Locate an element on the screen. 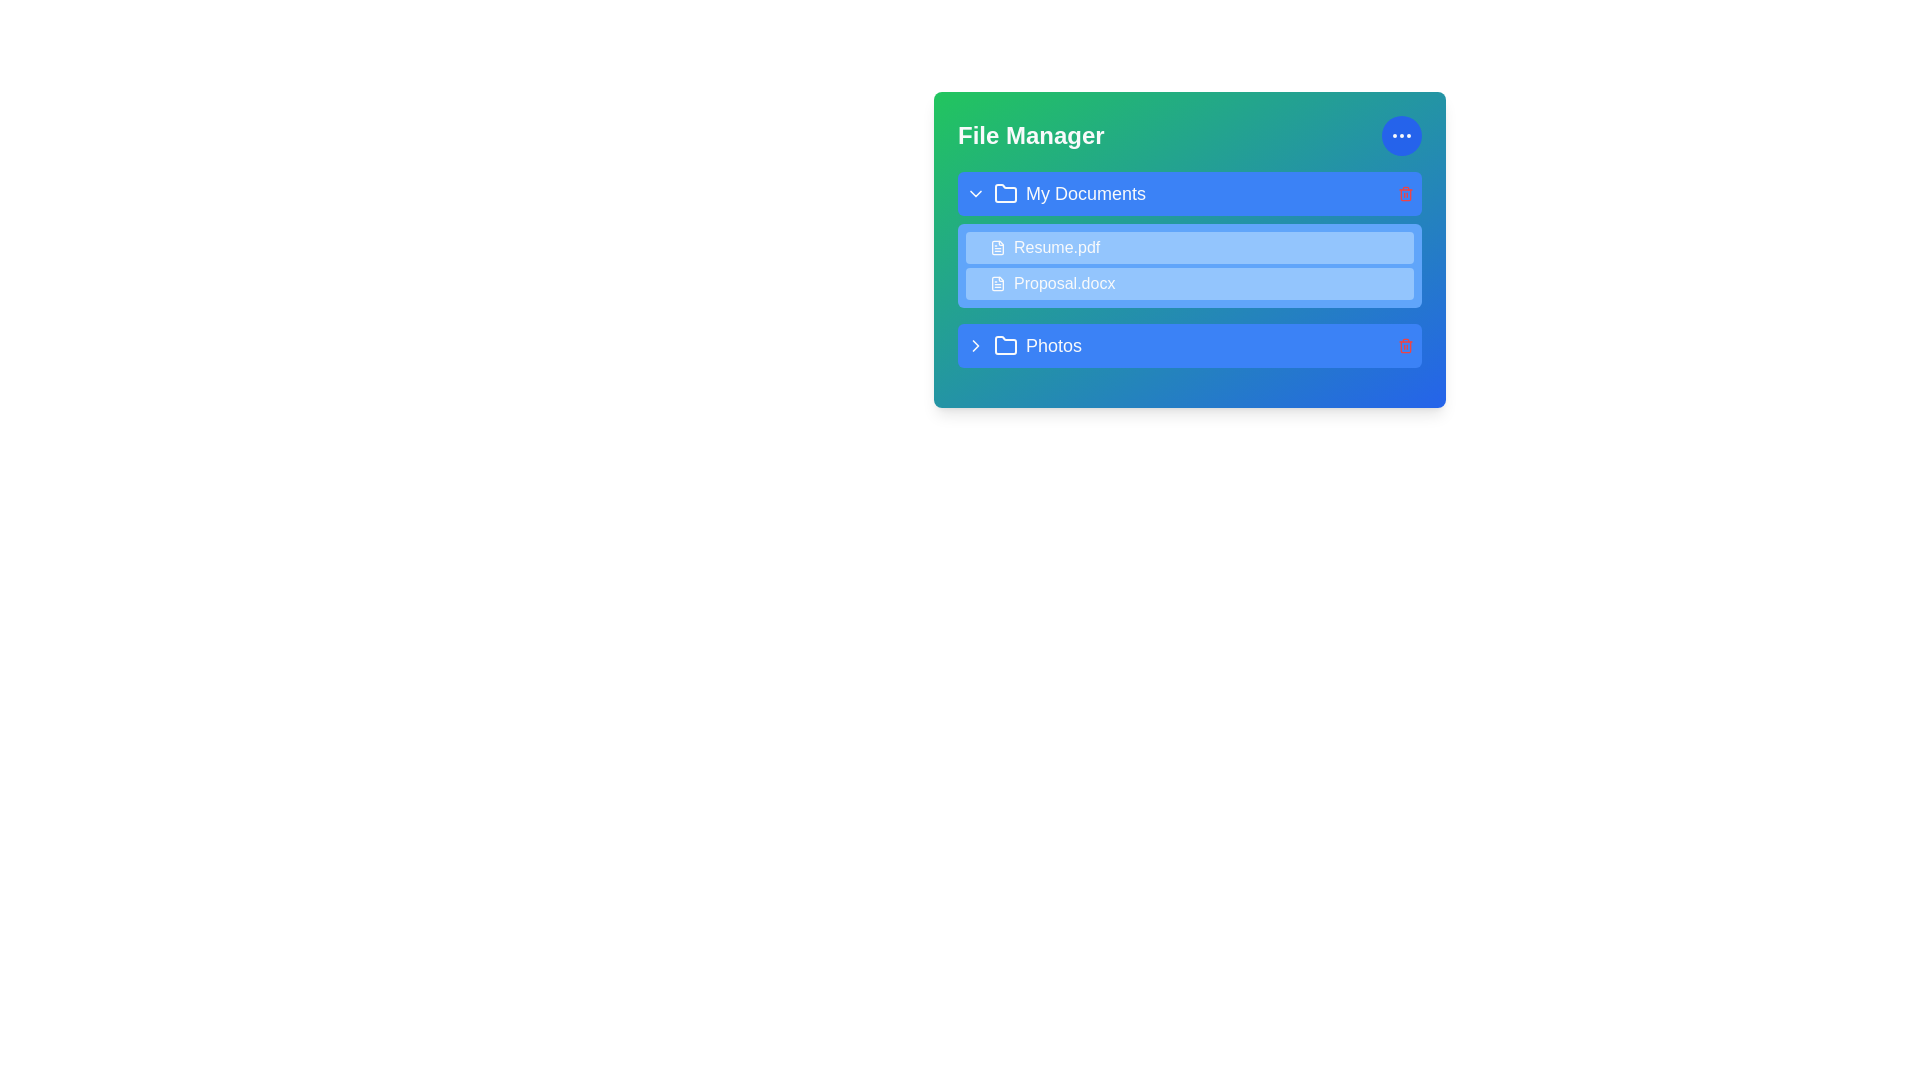 The height and width of the screenshot is (1080, 1920). the Folder representation UI element labeled 'Photos', which has a blue background and is the last item in the folder navigation interface is located at coordinates (1190, 345).